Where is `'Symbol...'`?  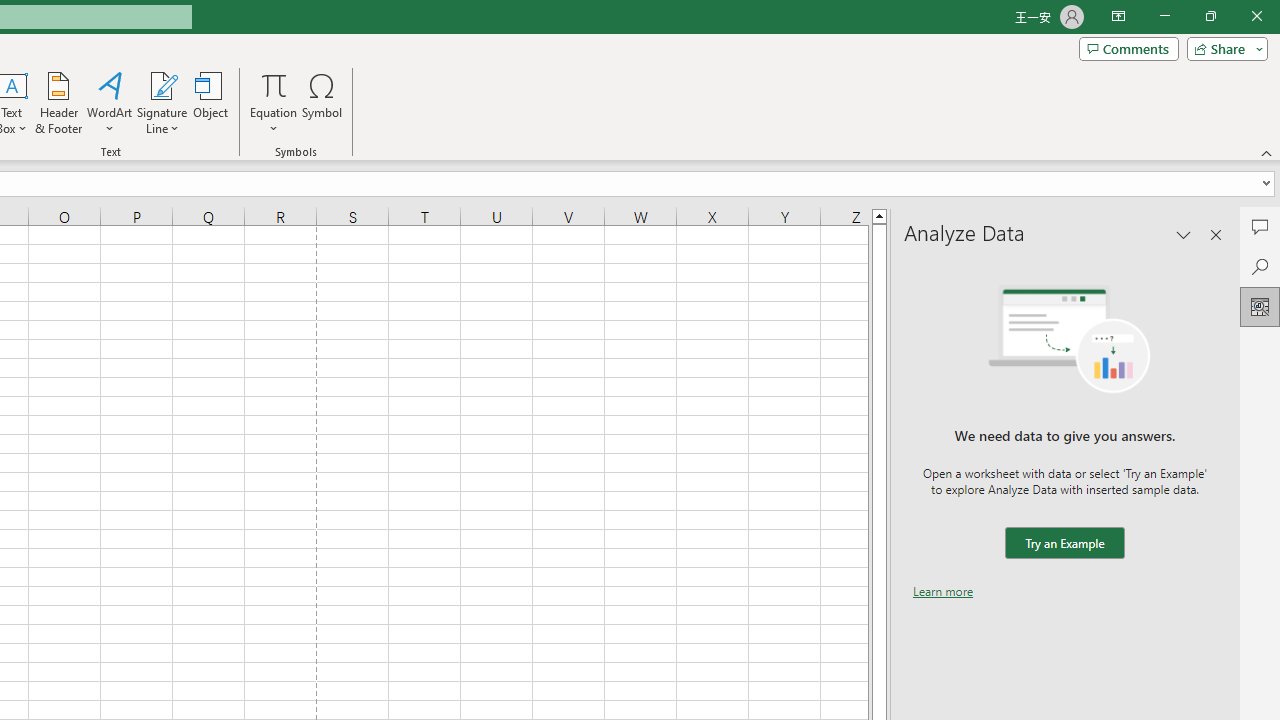
'Symbol...' is located at coordinates (322, 103).